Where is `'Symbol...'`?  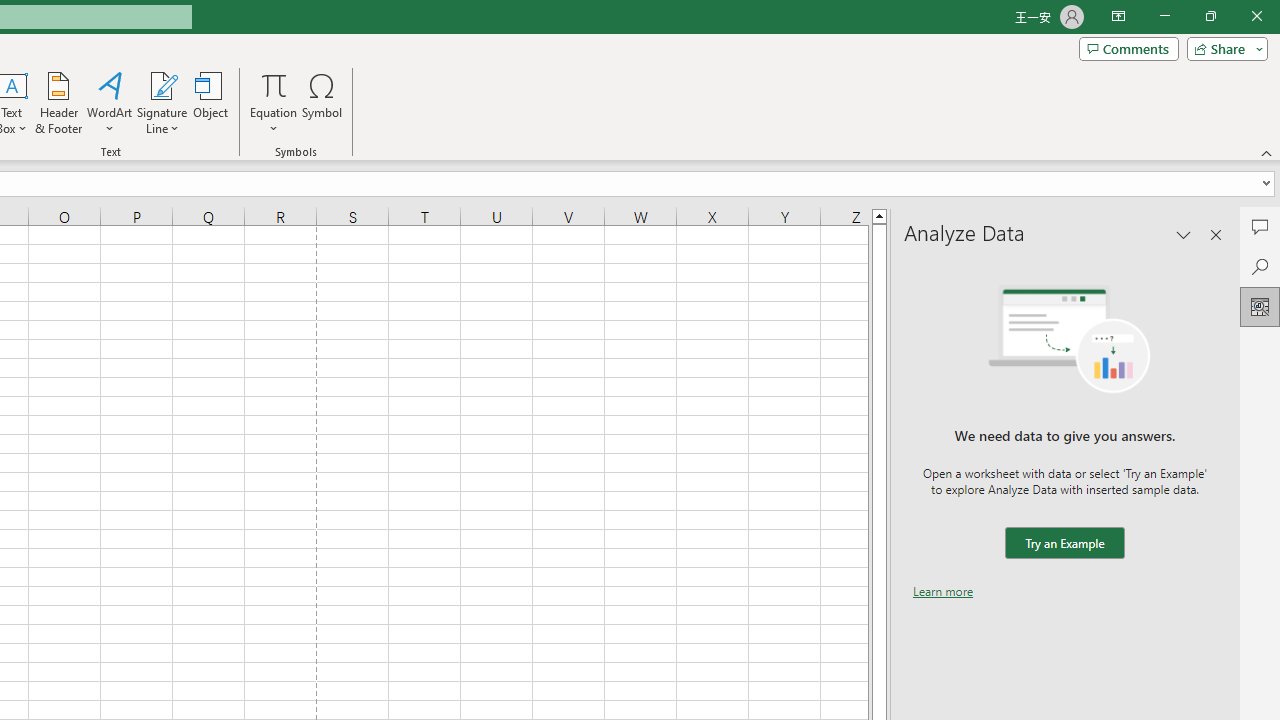
'Symbol...' is located at coordinates (322, 103).